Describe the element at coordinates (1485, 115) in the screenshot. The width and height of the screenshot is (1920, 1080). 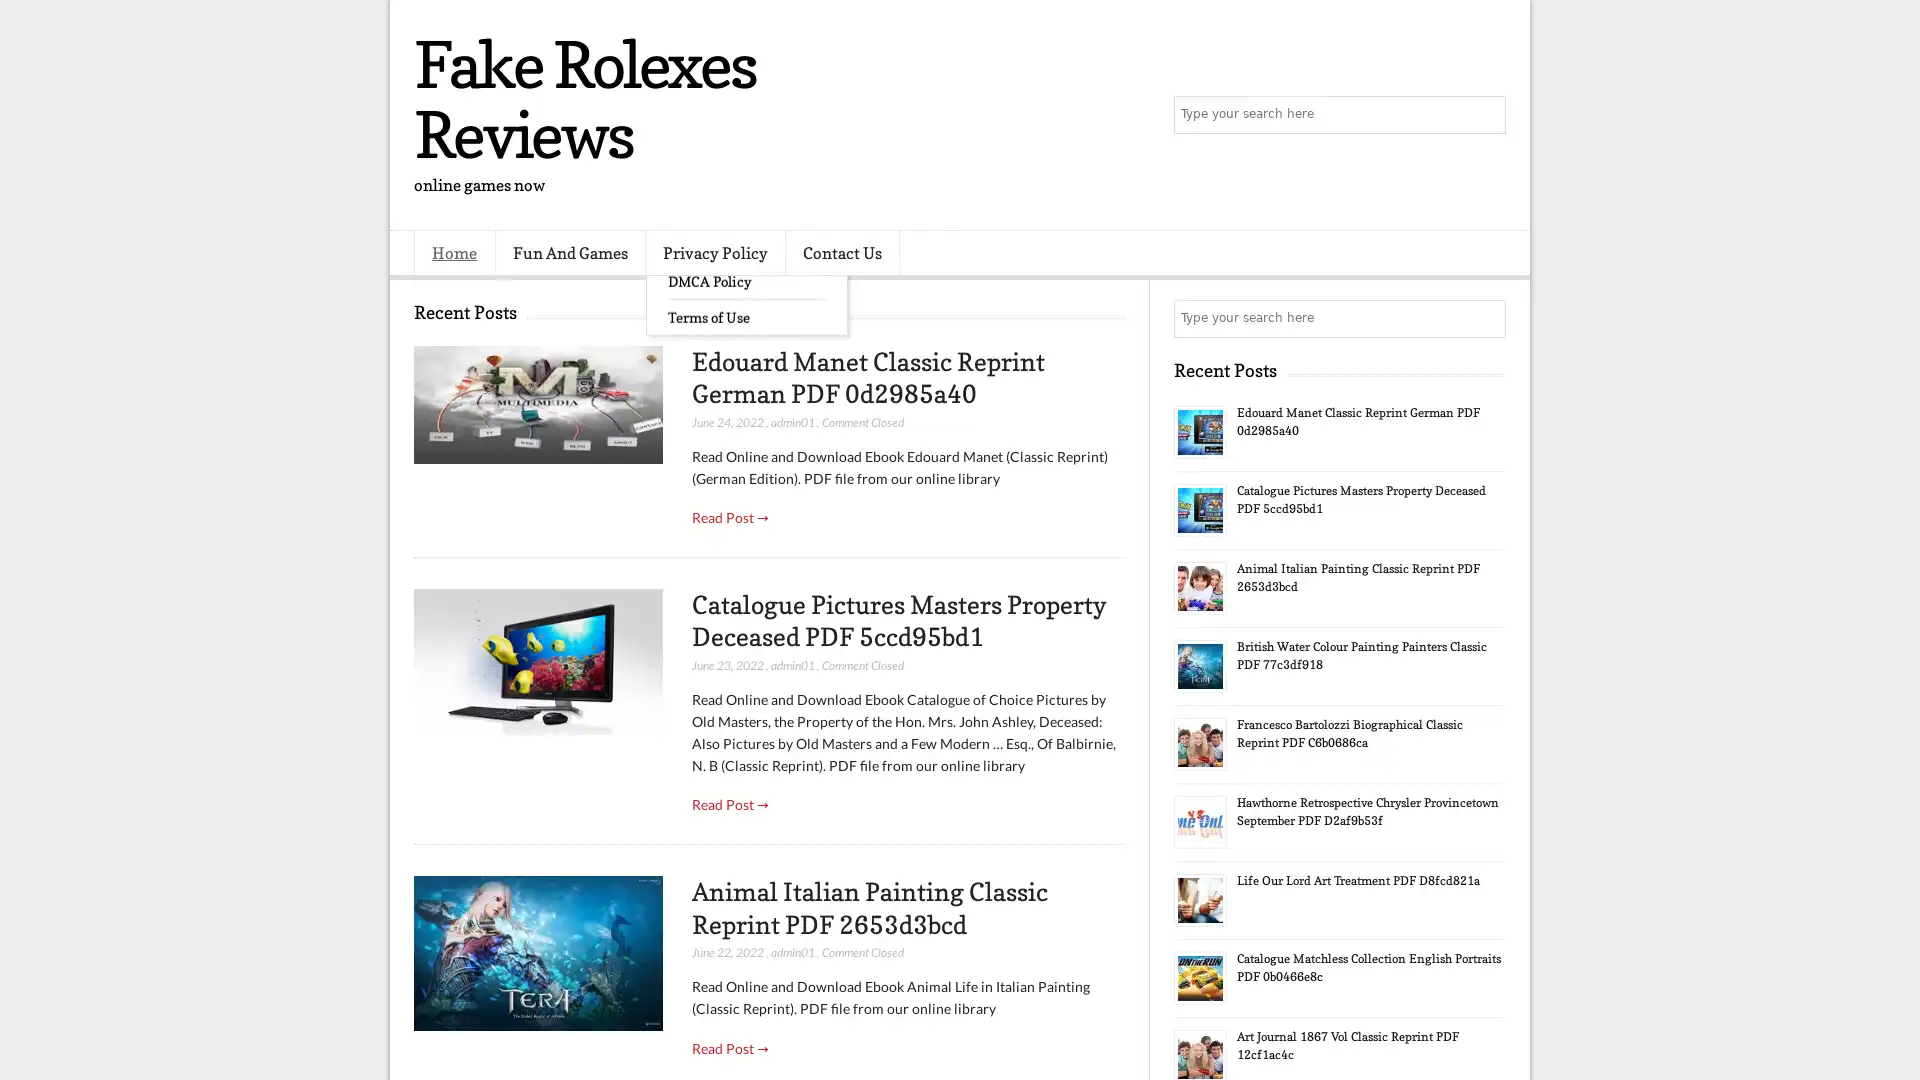
I see `Search` at that location.